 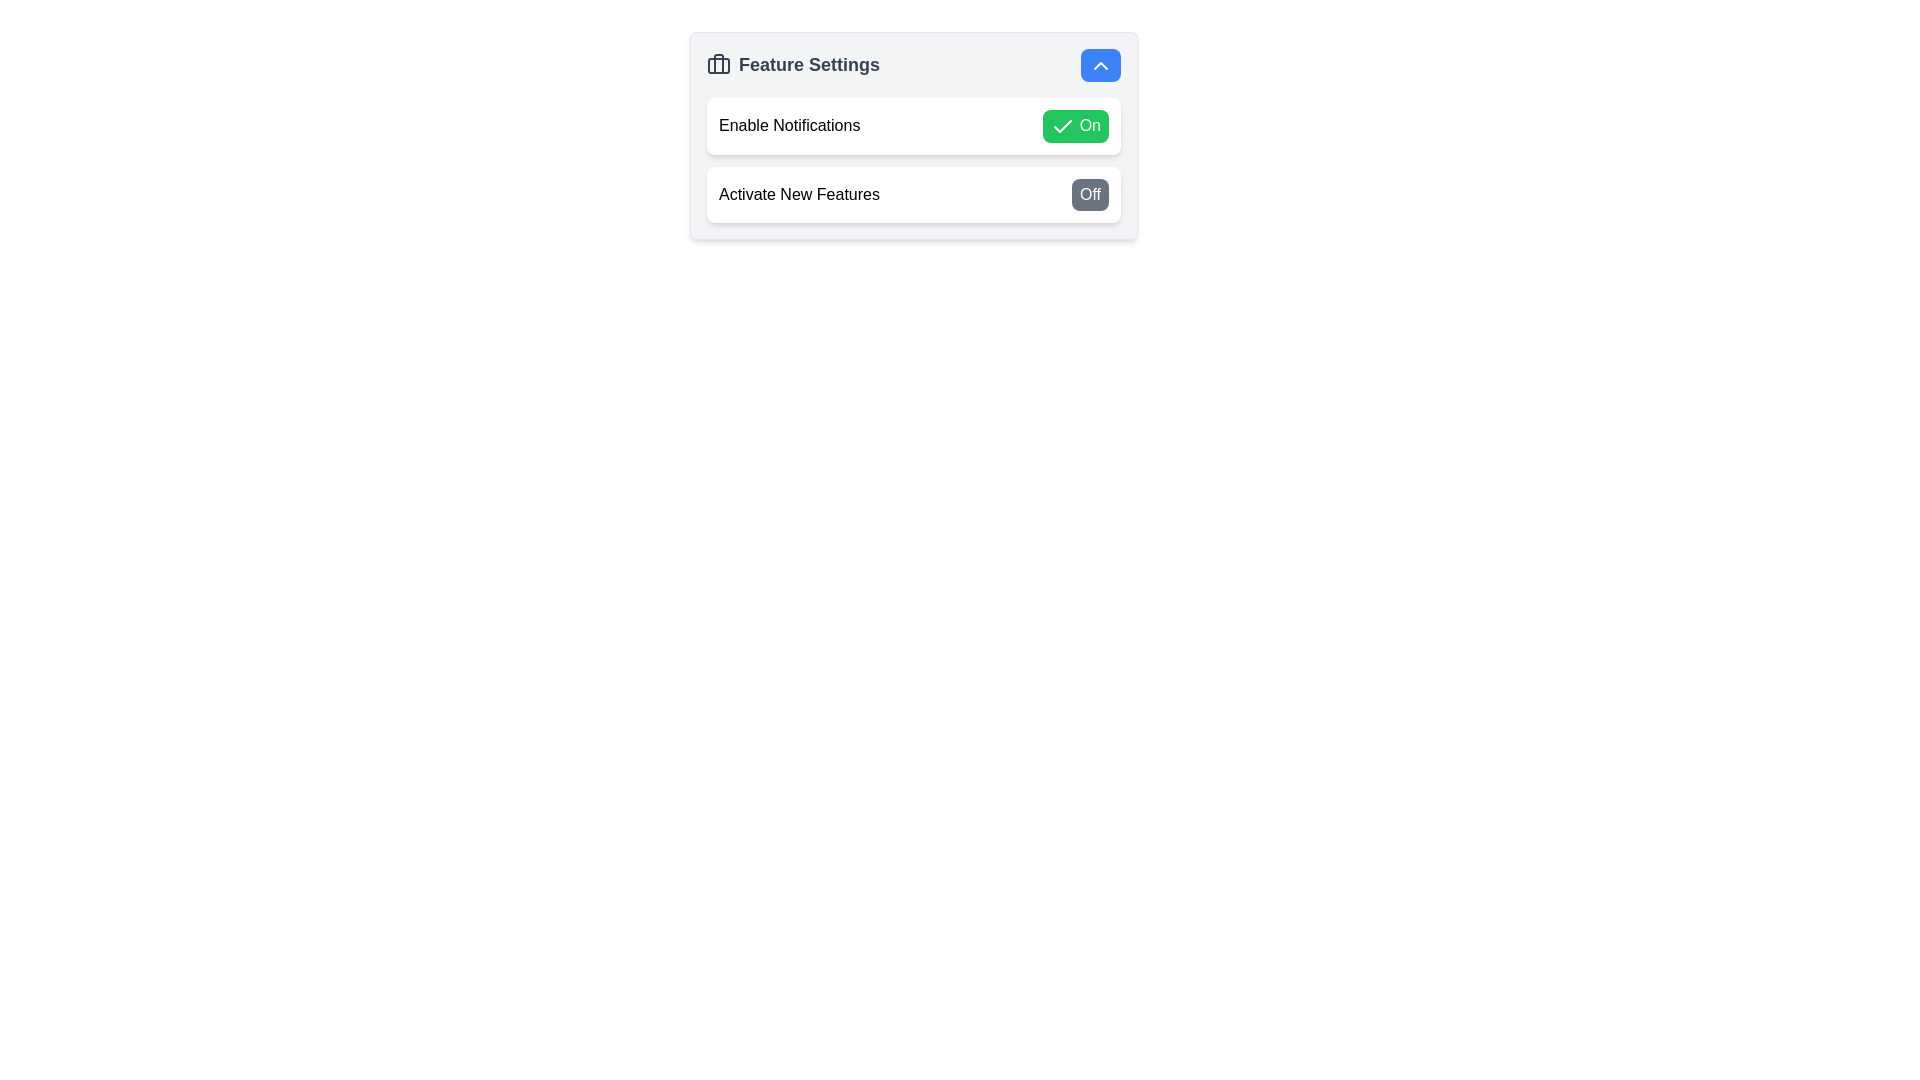 I want to click on the toggleable control for notifications located in the 'Feature Settings' section to observe visual effects, so click(x=912, y=126).